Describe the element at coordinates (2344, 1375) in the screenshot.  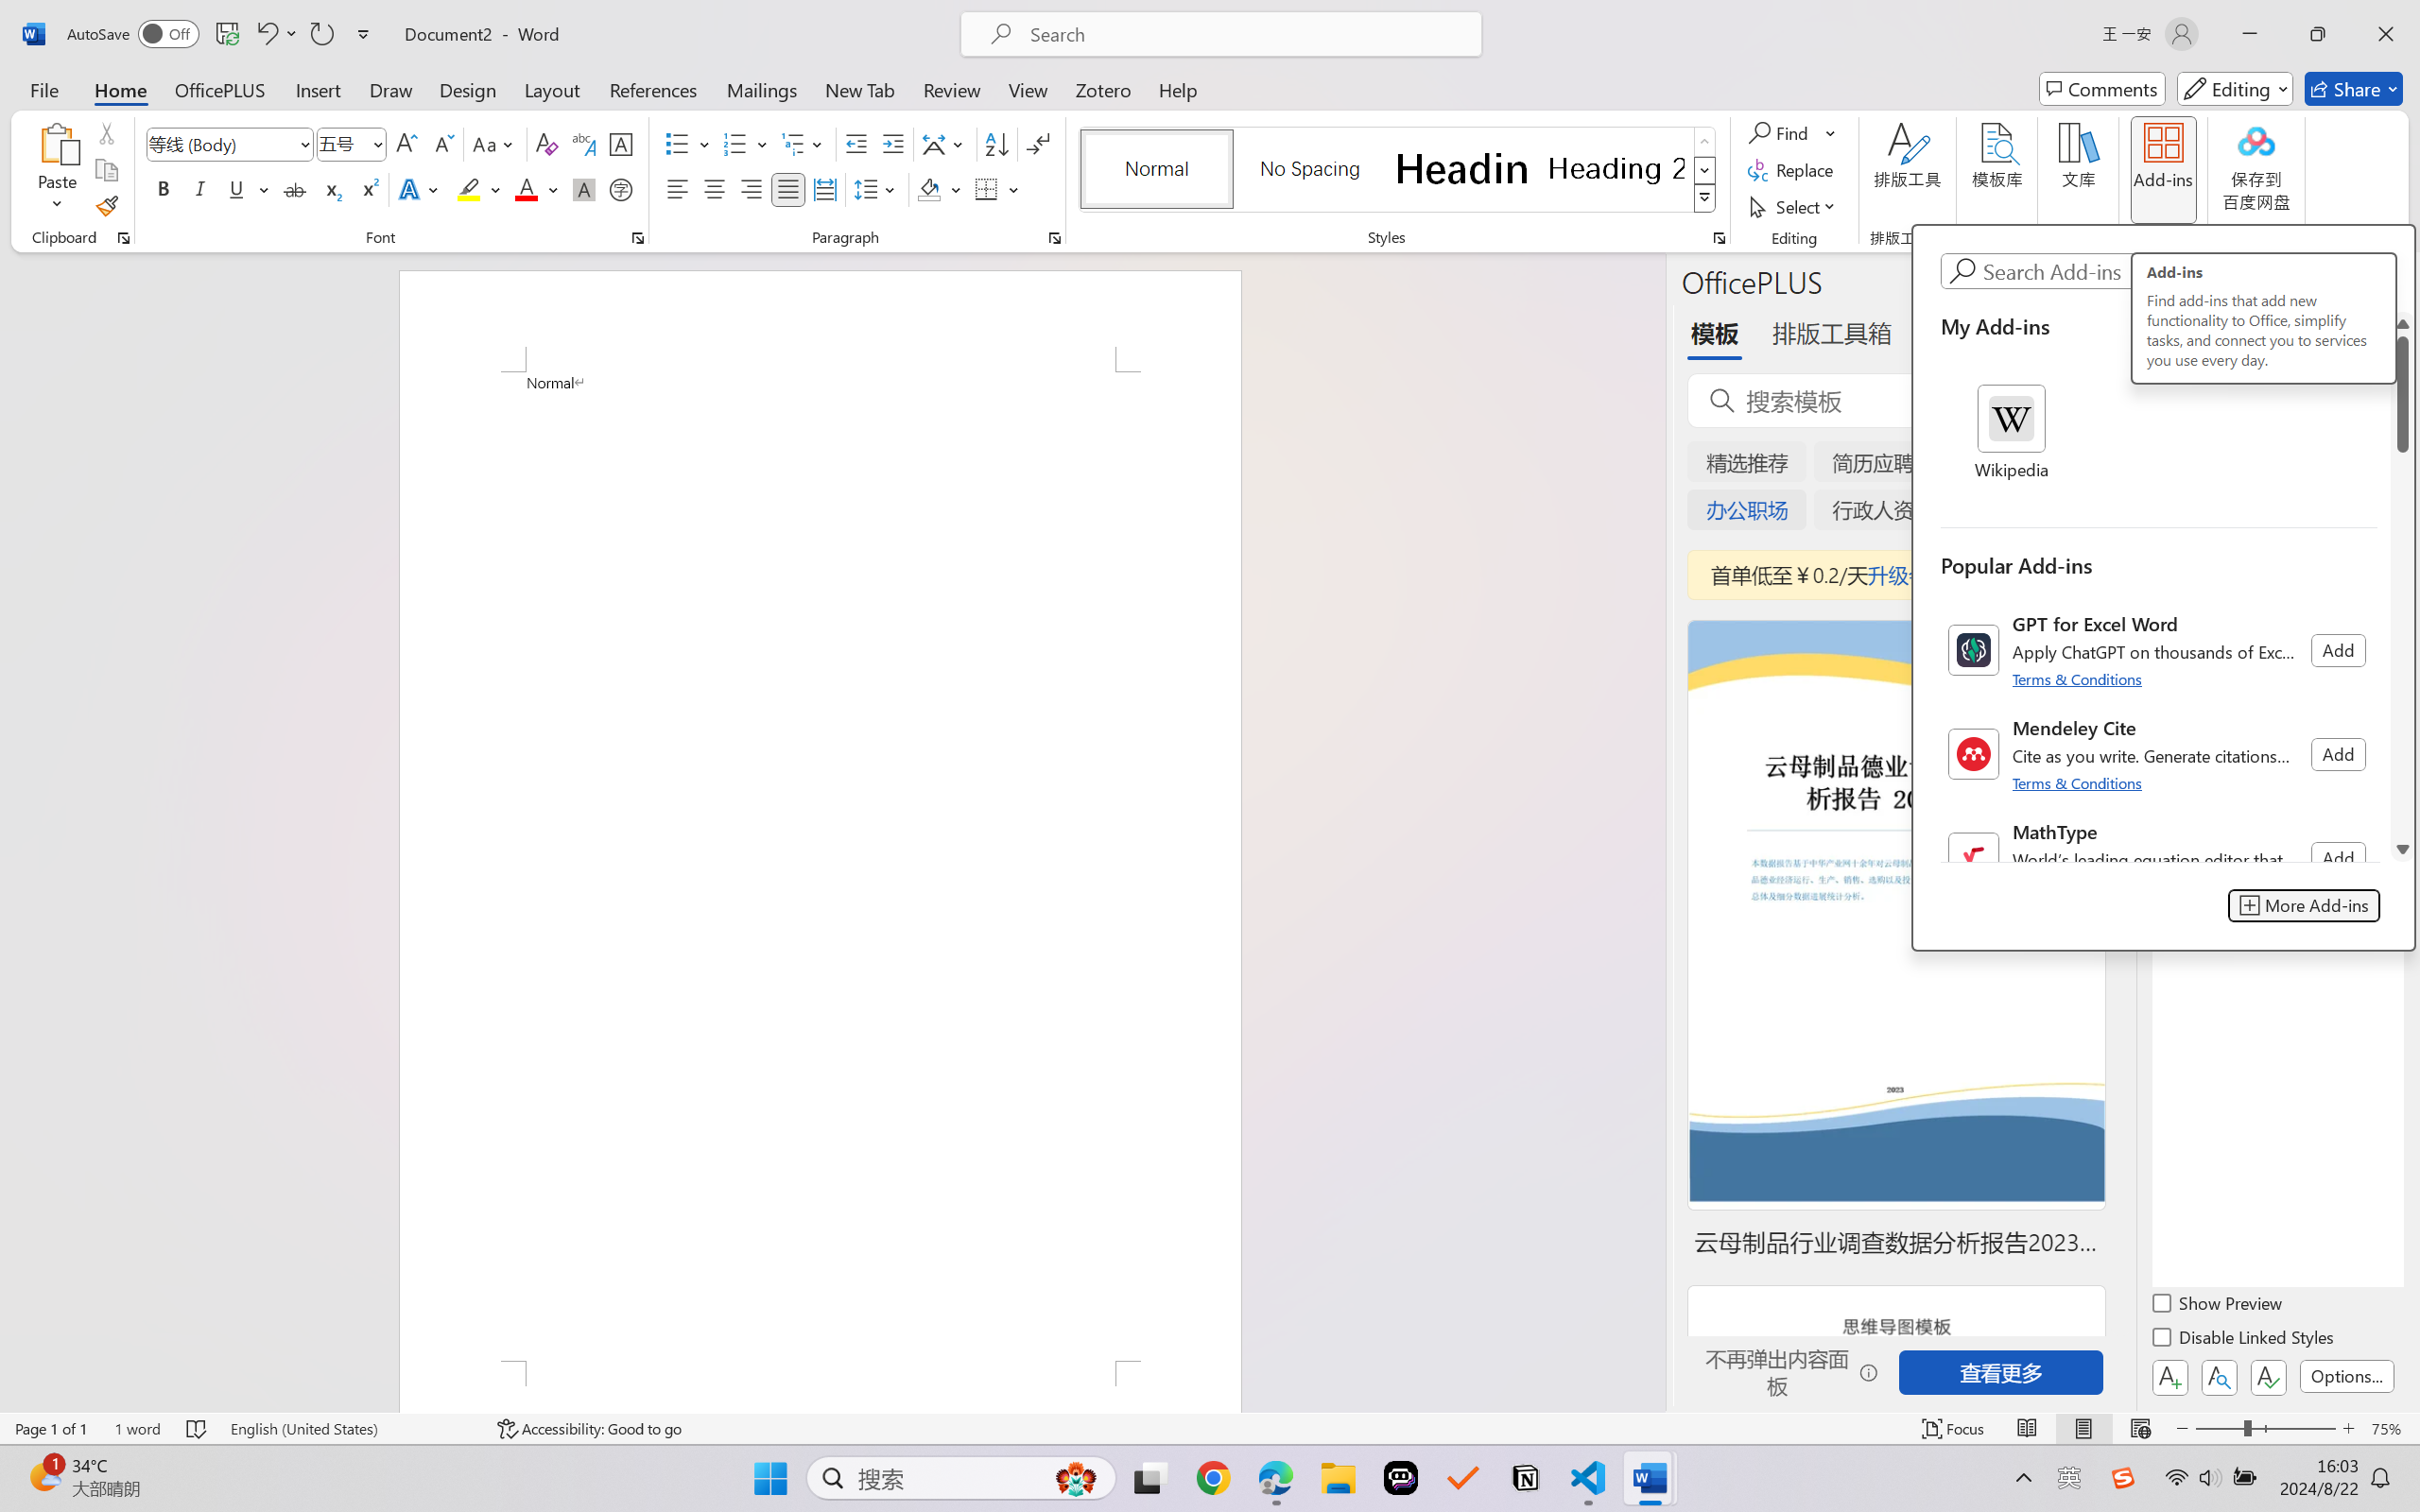
I see `'Options...'` at that location.